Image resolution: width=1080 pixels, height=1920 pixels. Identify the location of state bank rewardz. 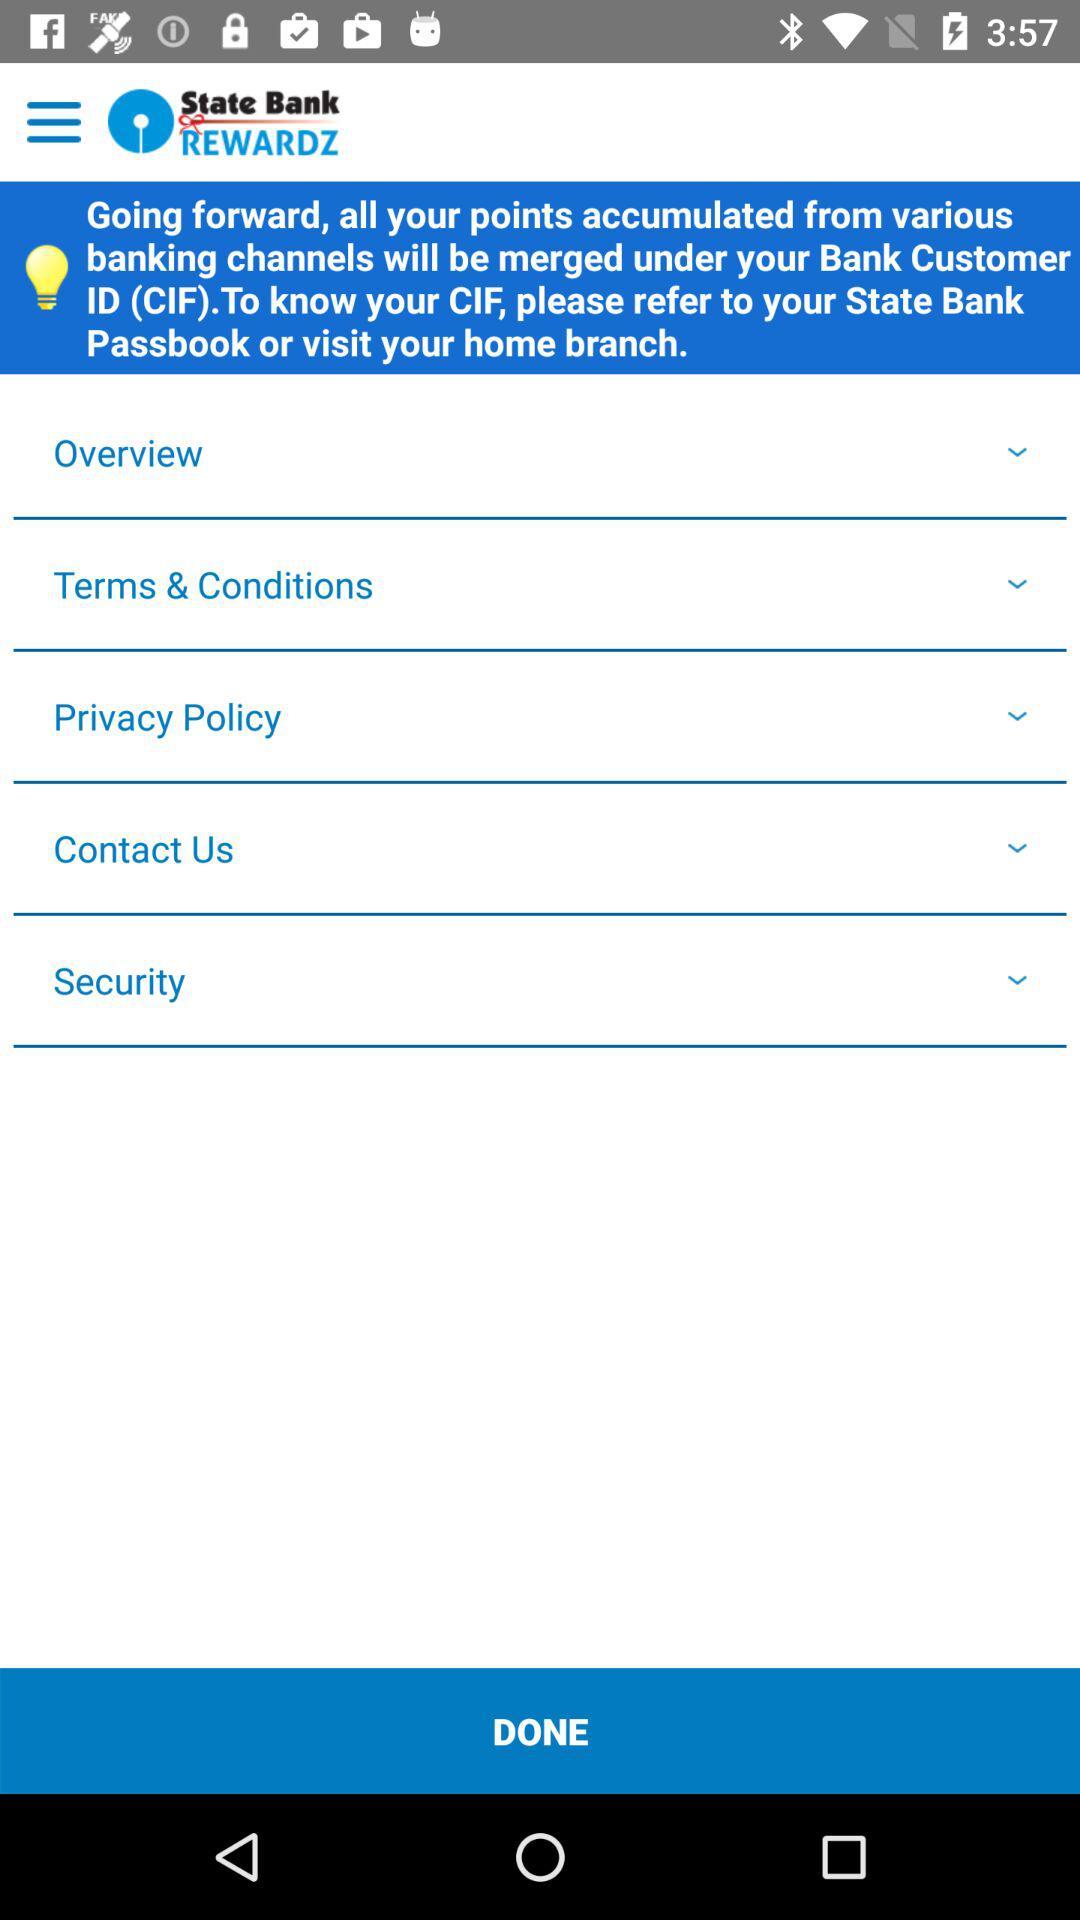
(224, 121).